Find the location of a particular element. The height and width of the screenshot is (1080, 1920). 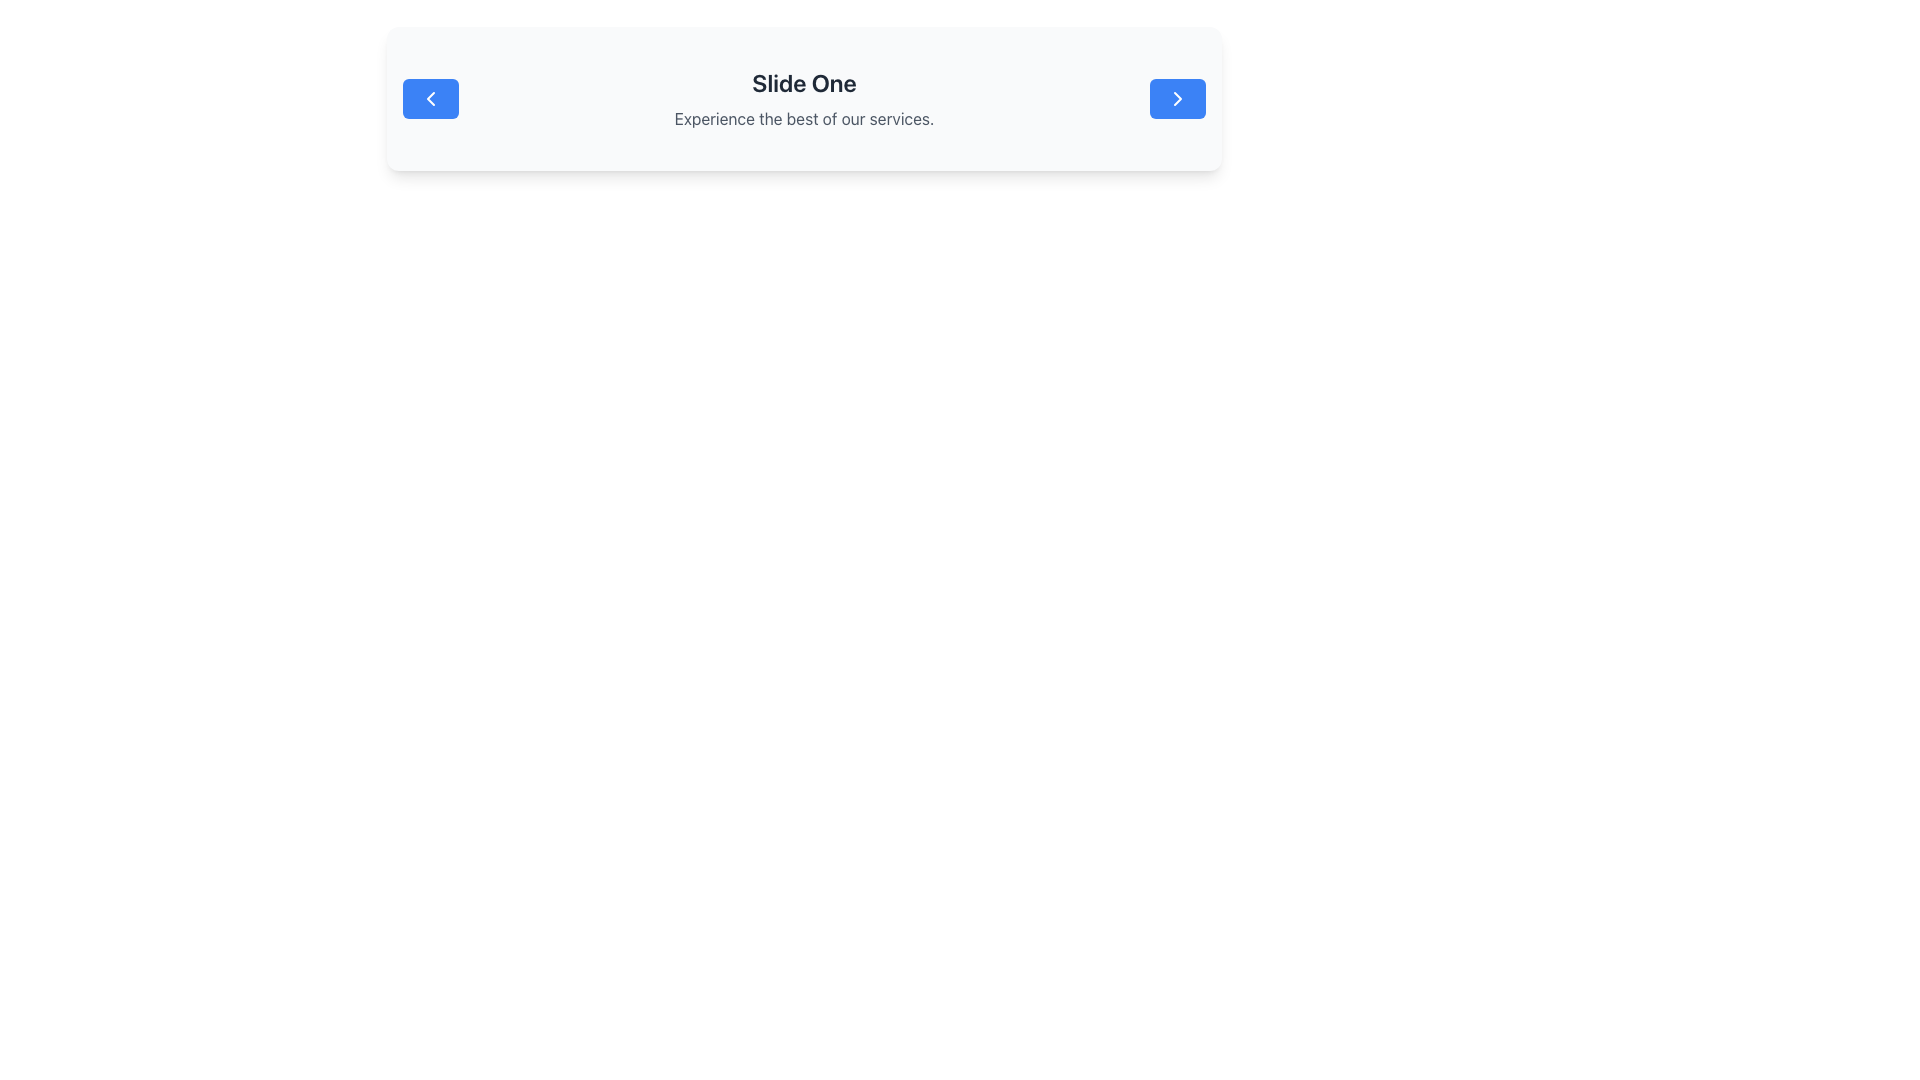

the chevron-left icon within the blue rounded button located on the left side of the navigation bar is located at coordinates (430, 99).